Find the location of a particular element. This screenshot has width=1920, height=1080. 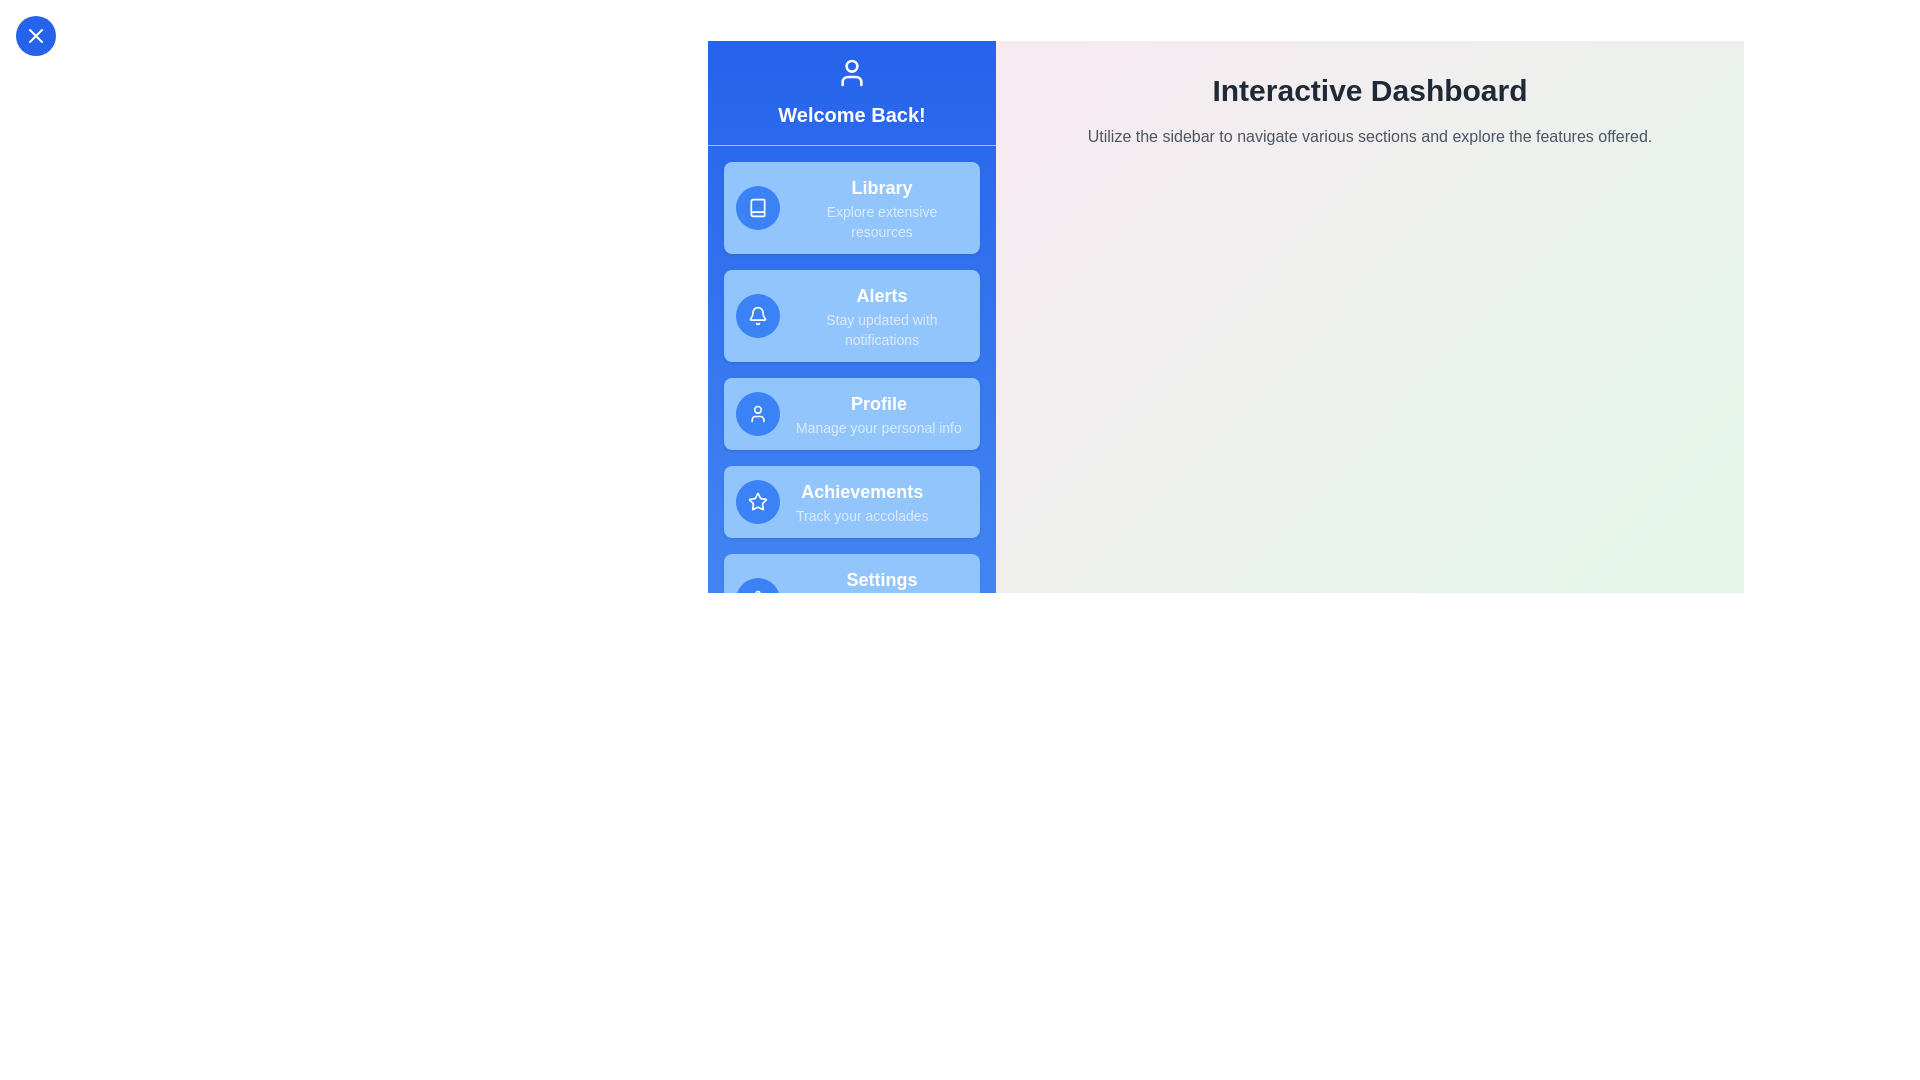

toggle button in the top-left corner to toggle the visibility of the drawer is located at coordinates (35, 35).